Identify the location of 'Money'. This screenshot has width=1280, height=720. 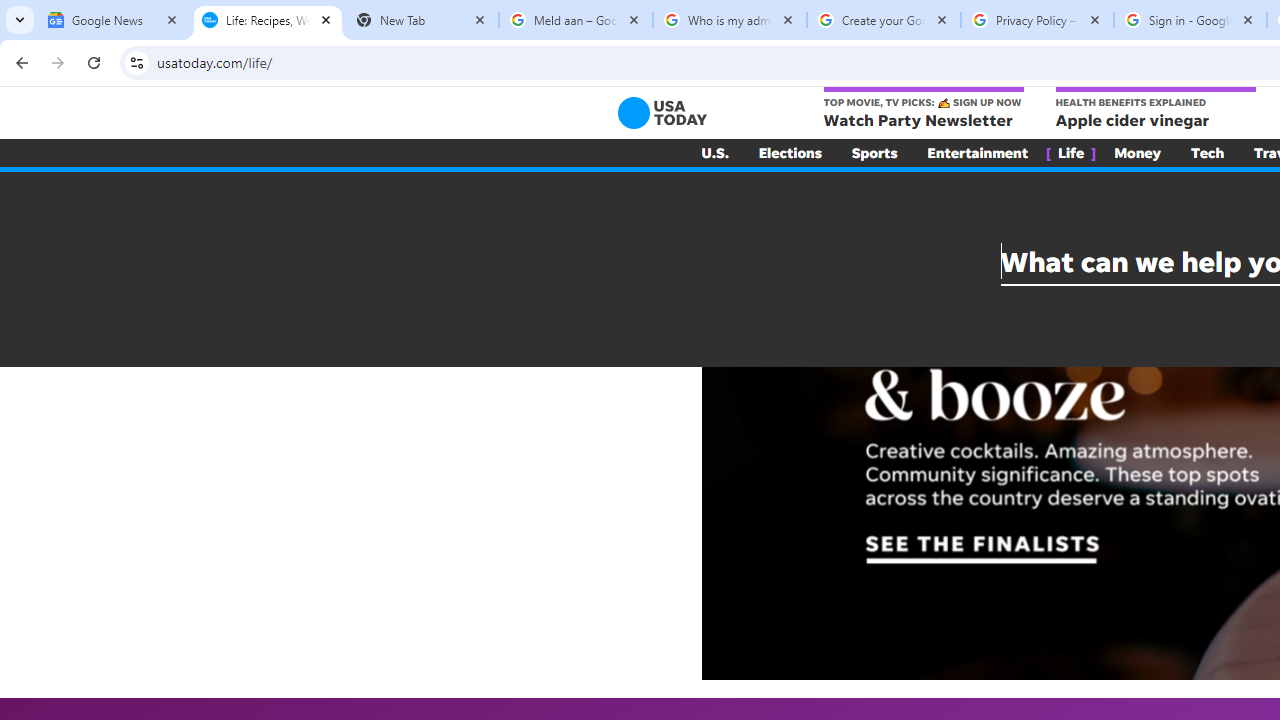
(1137, 152).